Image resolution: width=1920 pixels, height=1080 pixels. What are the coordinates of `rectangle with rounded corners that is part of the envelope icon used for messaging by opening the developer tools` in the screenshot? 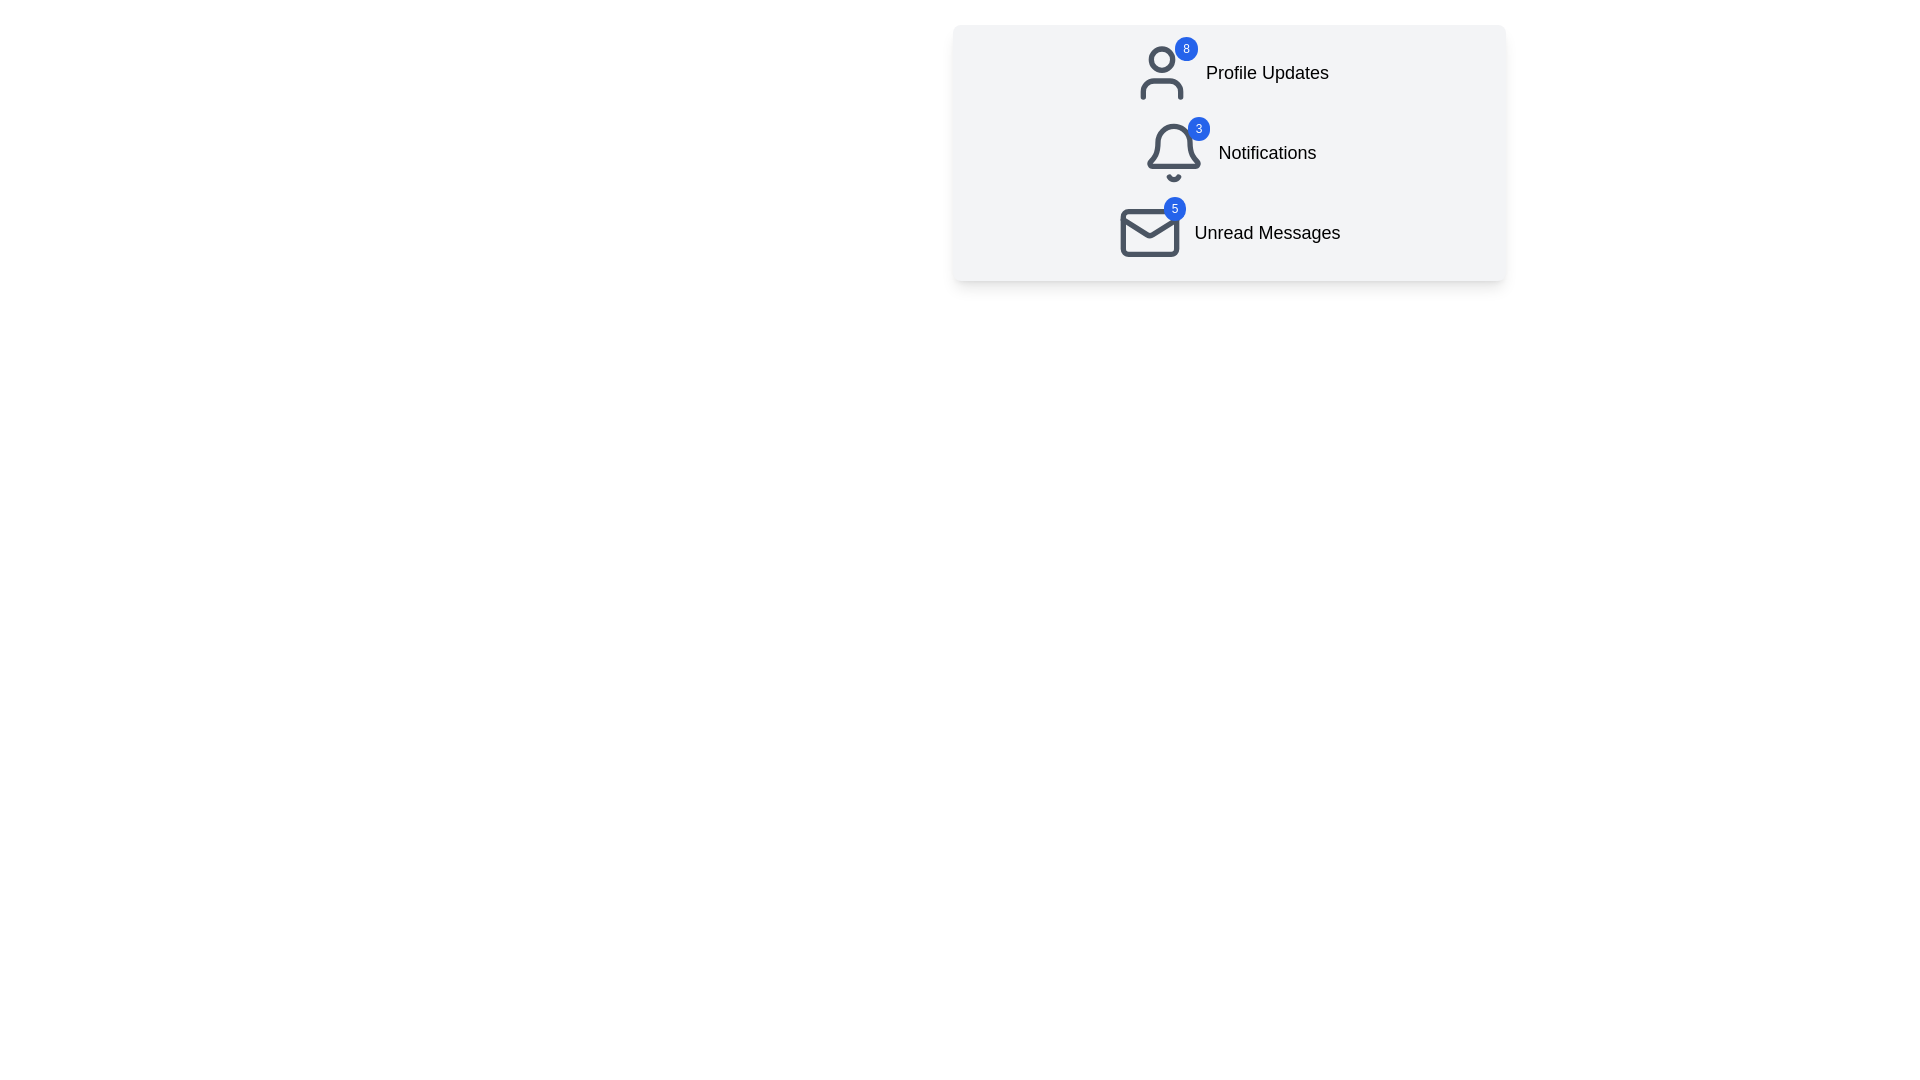 It's located at (1150, 231).